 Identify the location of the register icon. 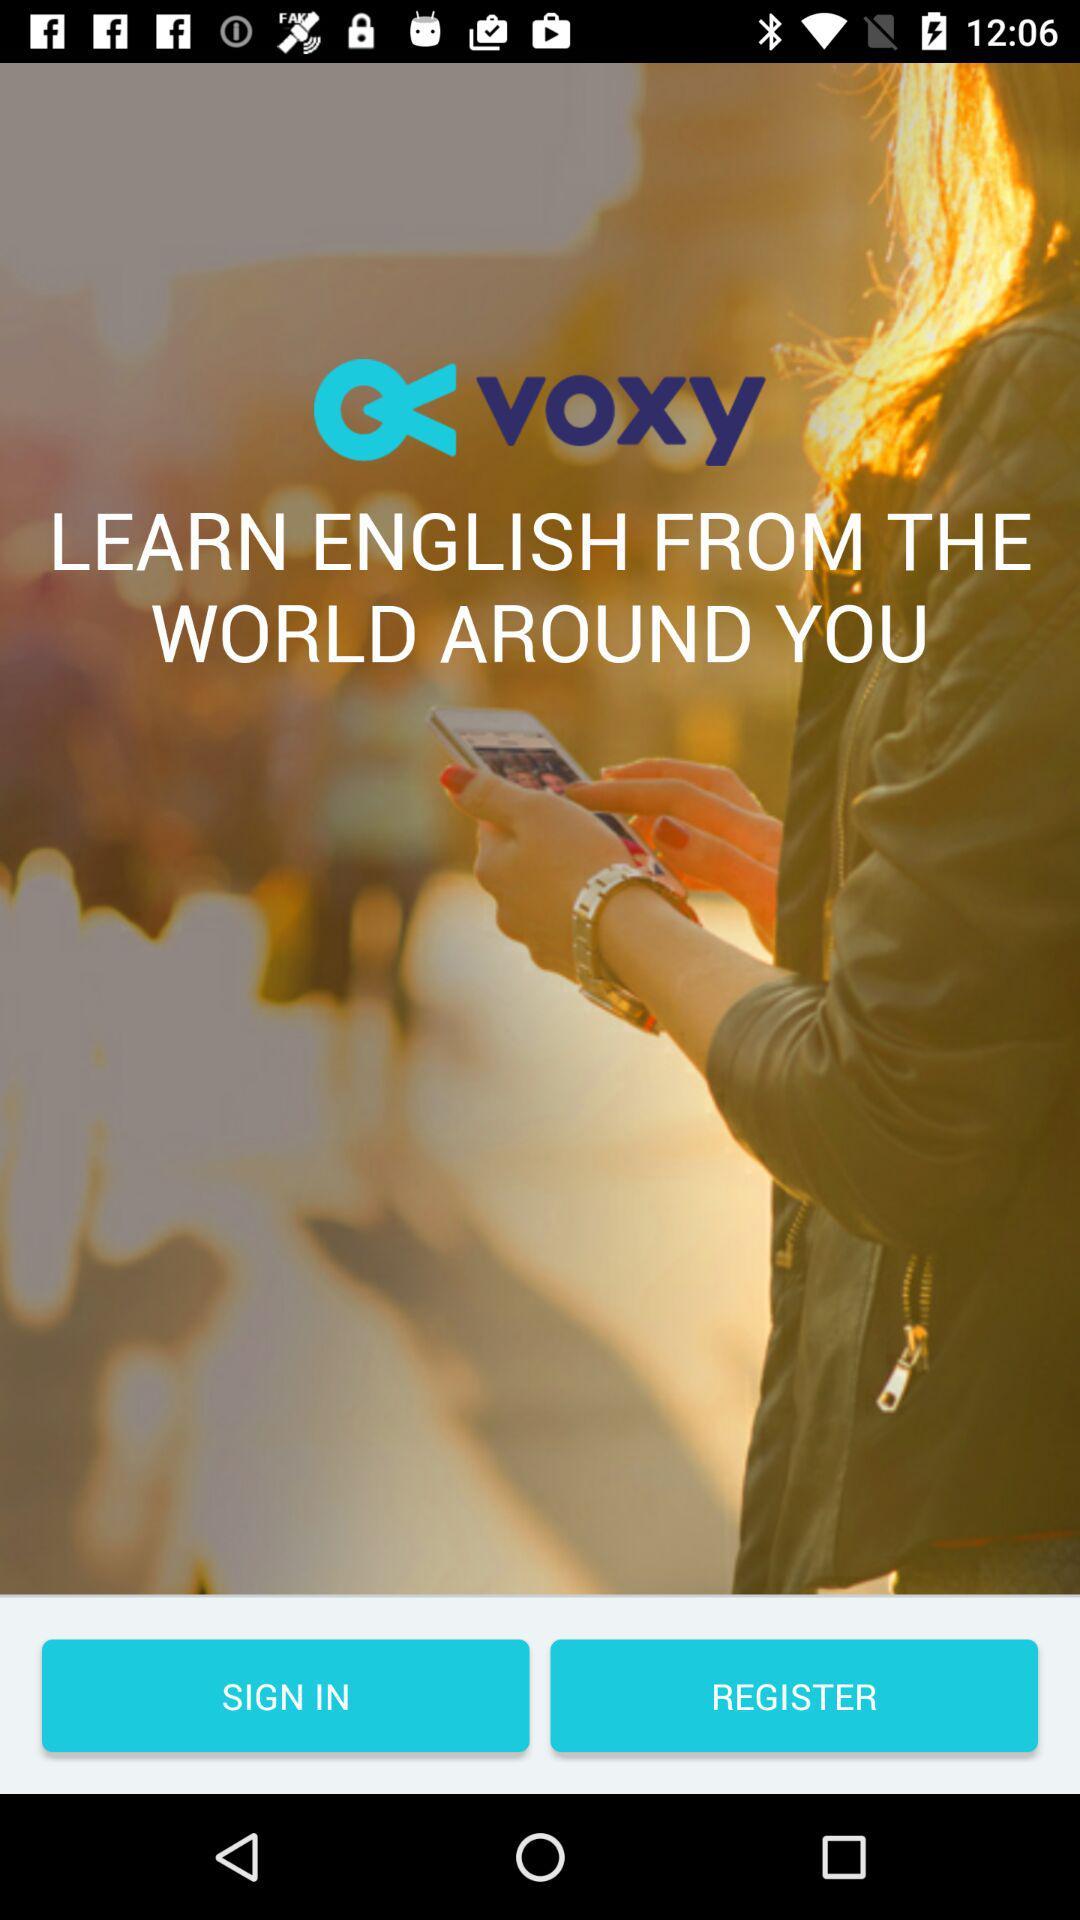
(793, 1694).